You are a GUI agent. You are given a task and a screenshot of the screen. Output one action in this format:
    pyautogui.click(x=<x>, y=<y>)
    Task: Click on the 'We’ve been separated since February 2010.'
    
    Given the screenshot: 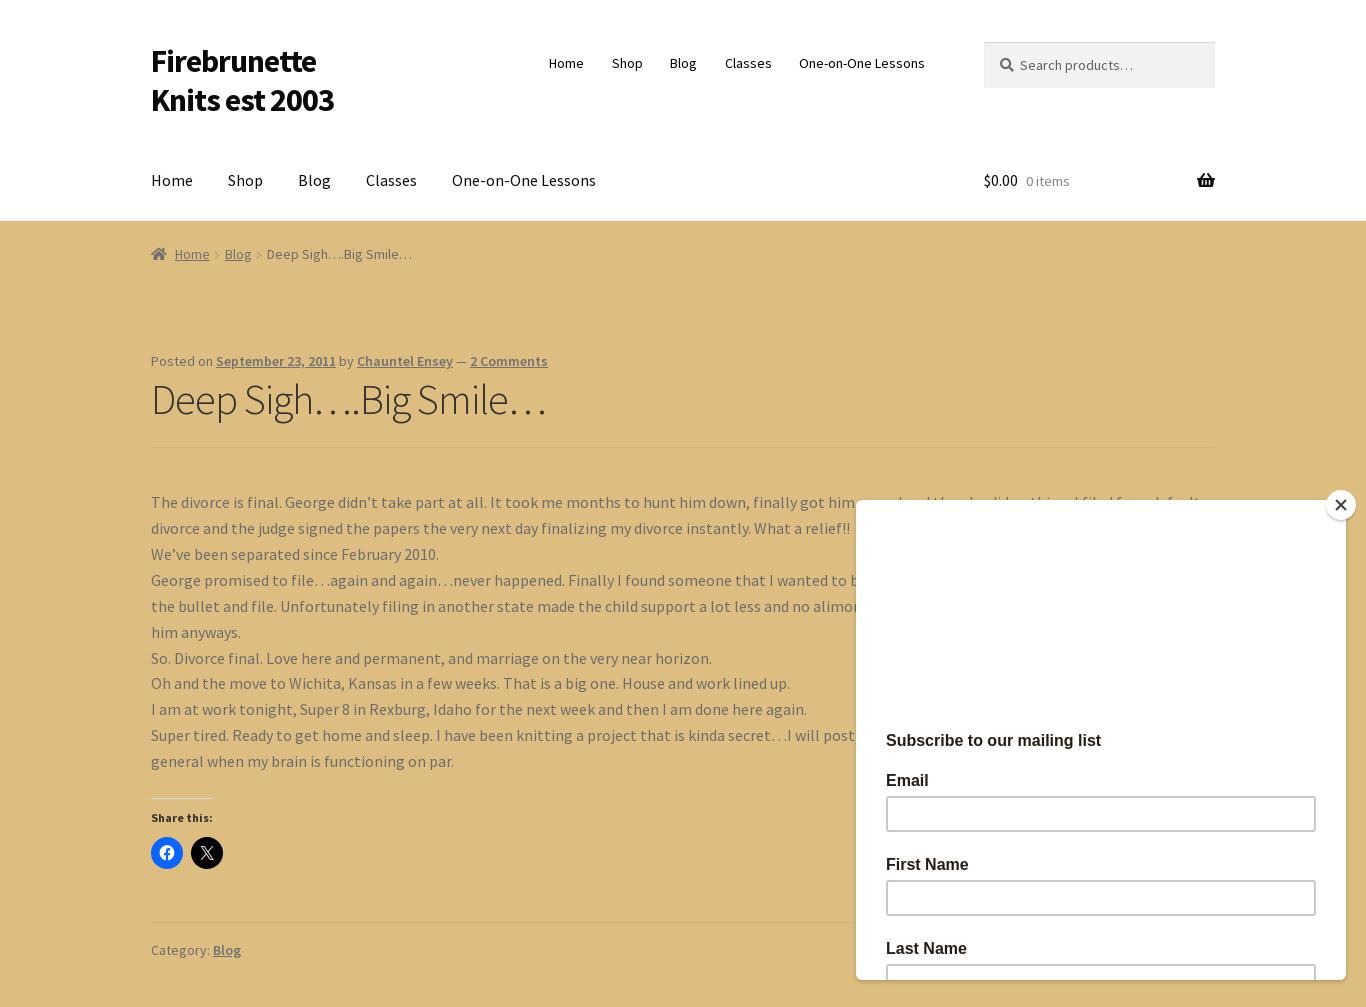 What is the action you would take?
    pyautogui.click(x=295, y=552)
    